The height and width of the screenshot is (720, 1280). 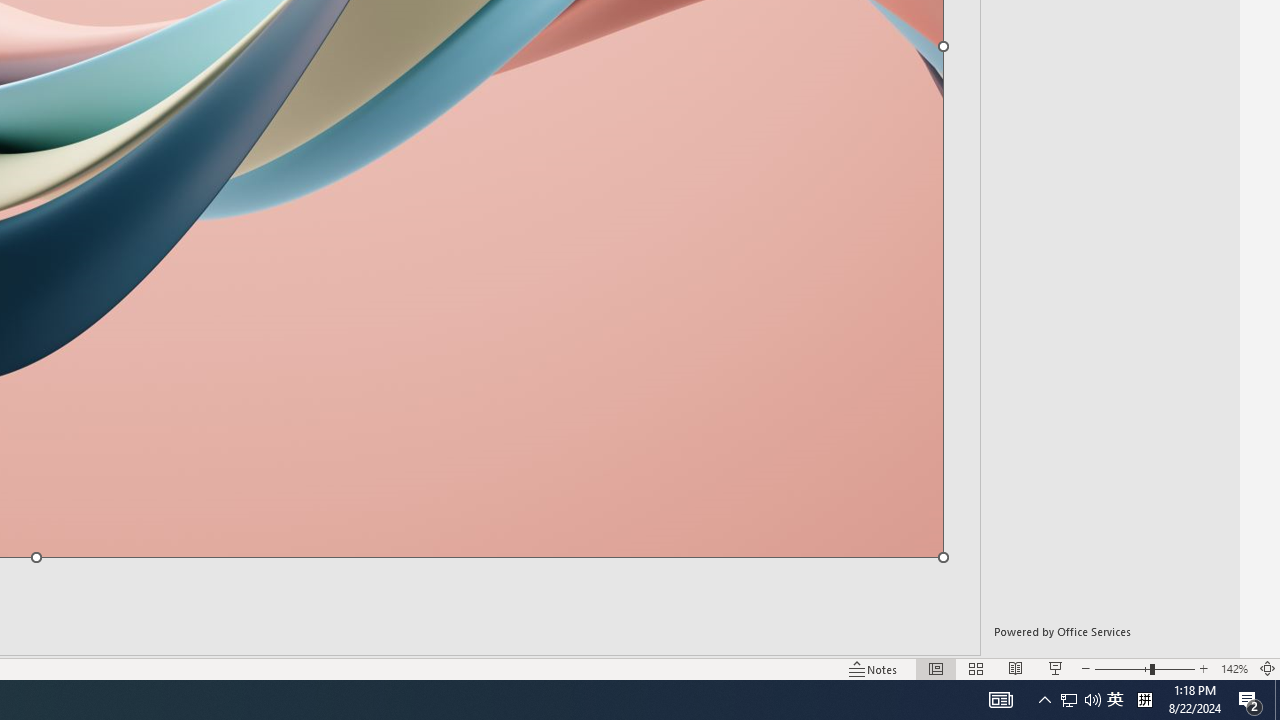 I want to click on 'Zoom 142%', so click(x=1233, y=669).